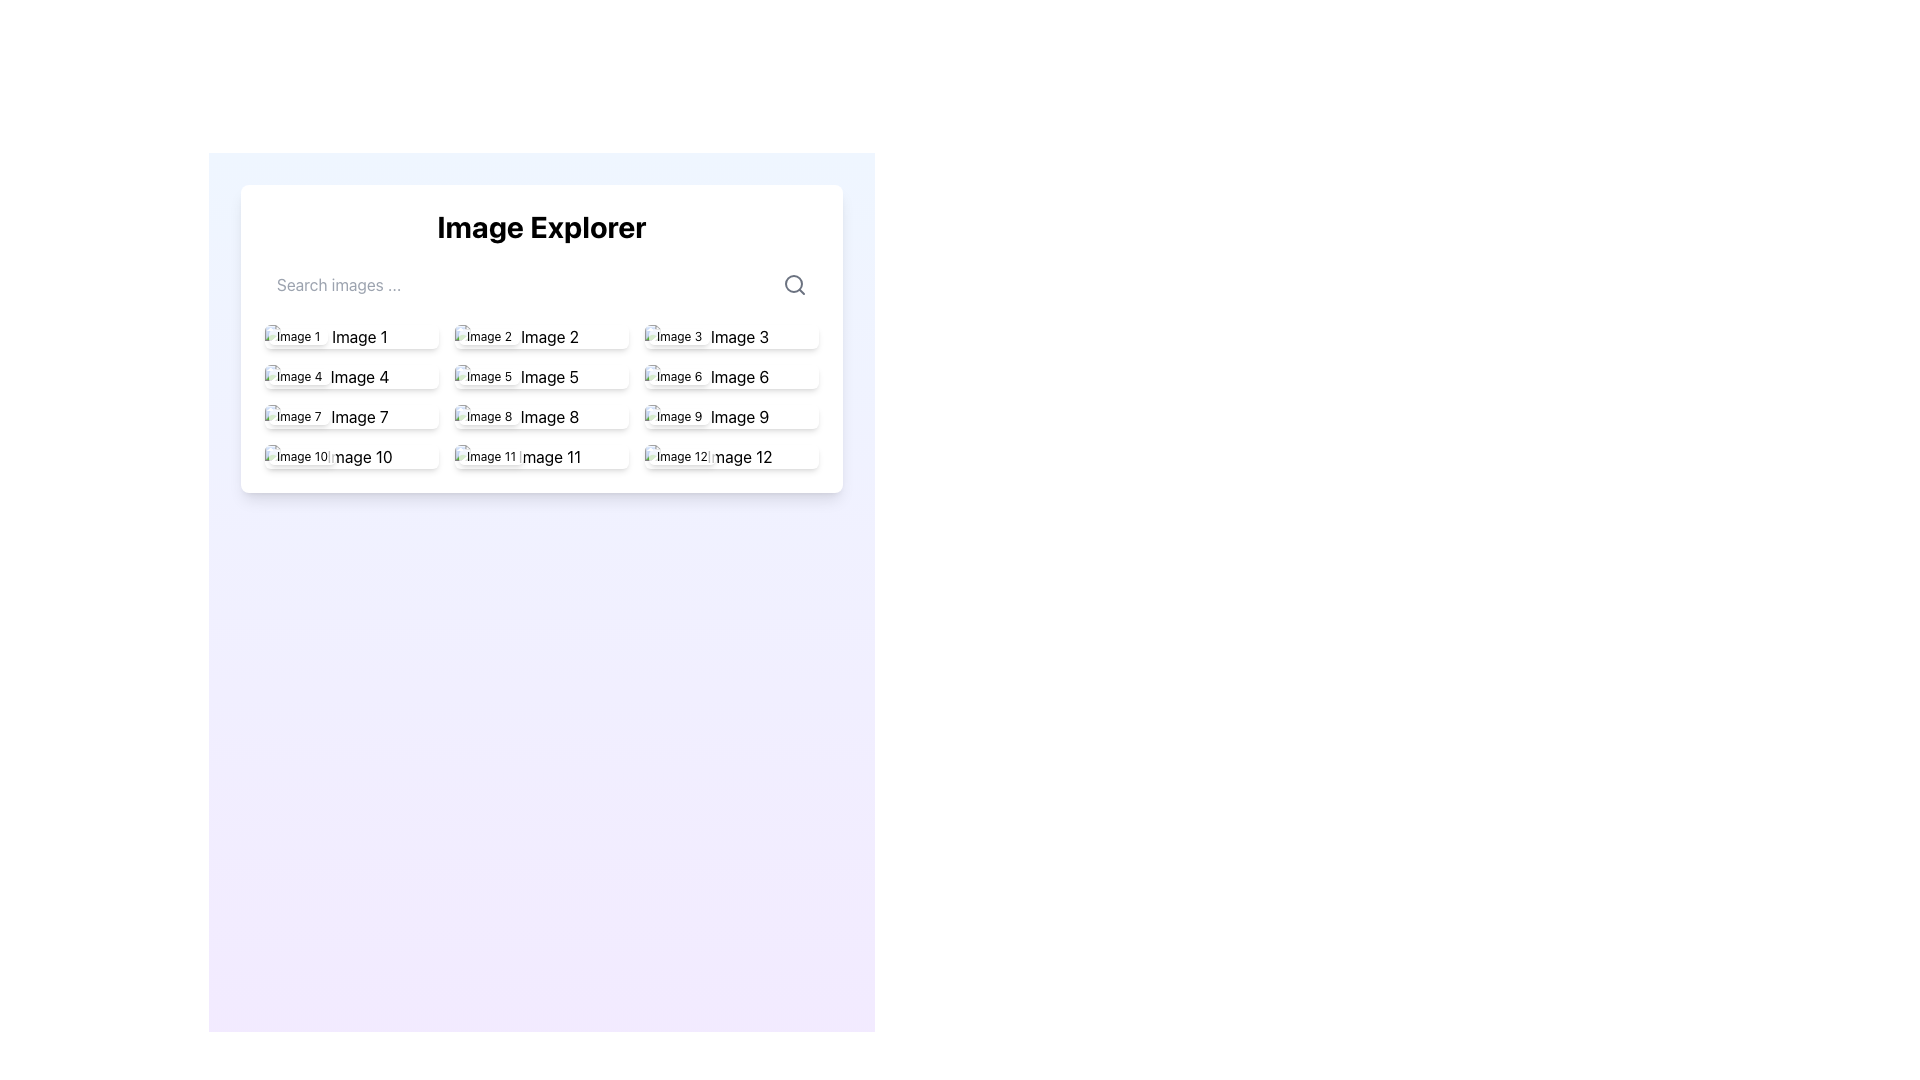  I want to click on the image card with label located in the fourth row and first column of the grid in the 'Image Explorer', so click(351, 456).